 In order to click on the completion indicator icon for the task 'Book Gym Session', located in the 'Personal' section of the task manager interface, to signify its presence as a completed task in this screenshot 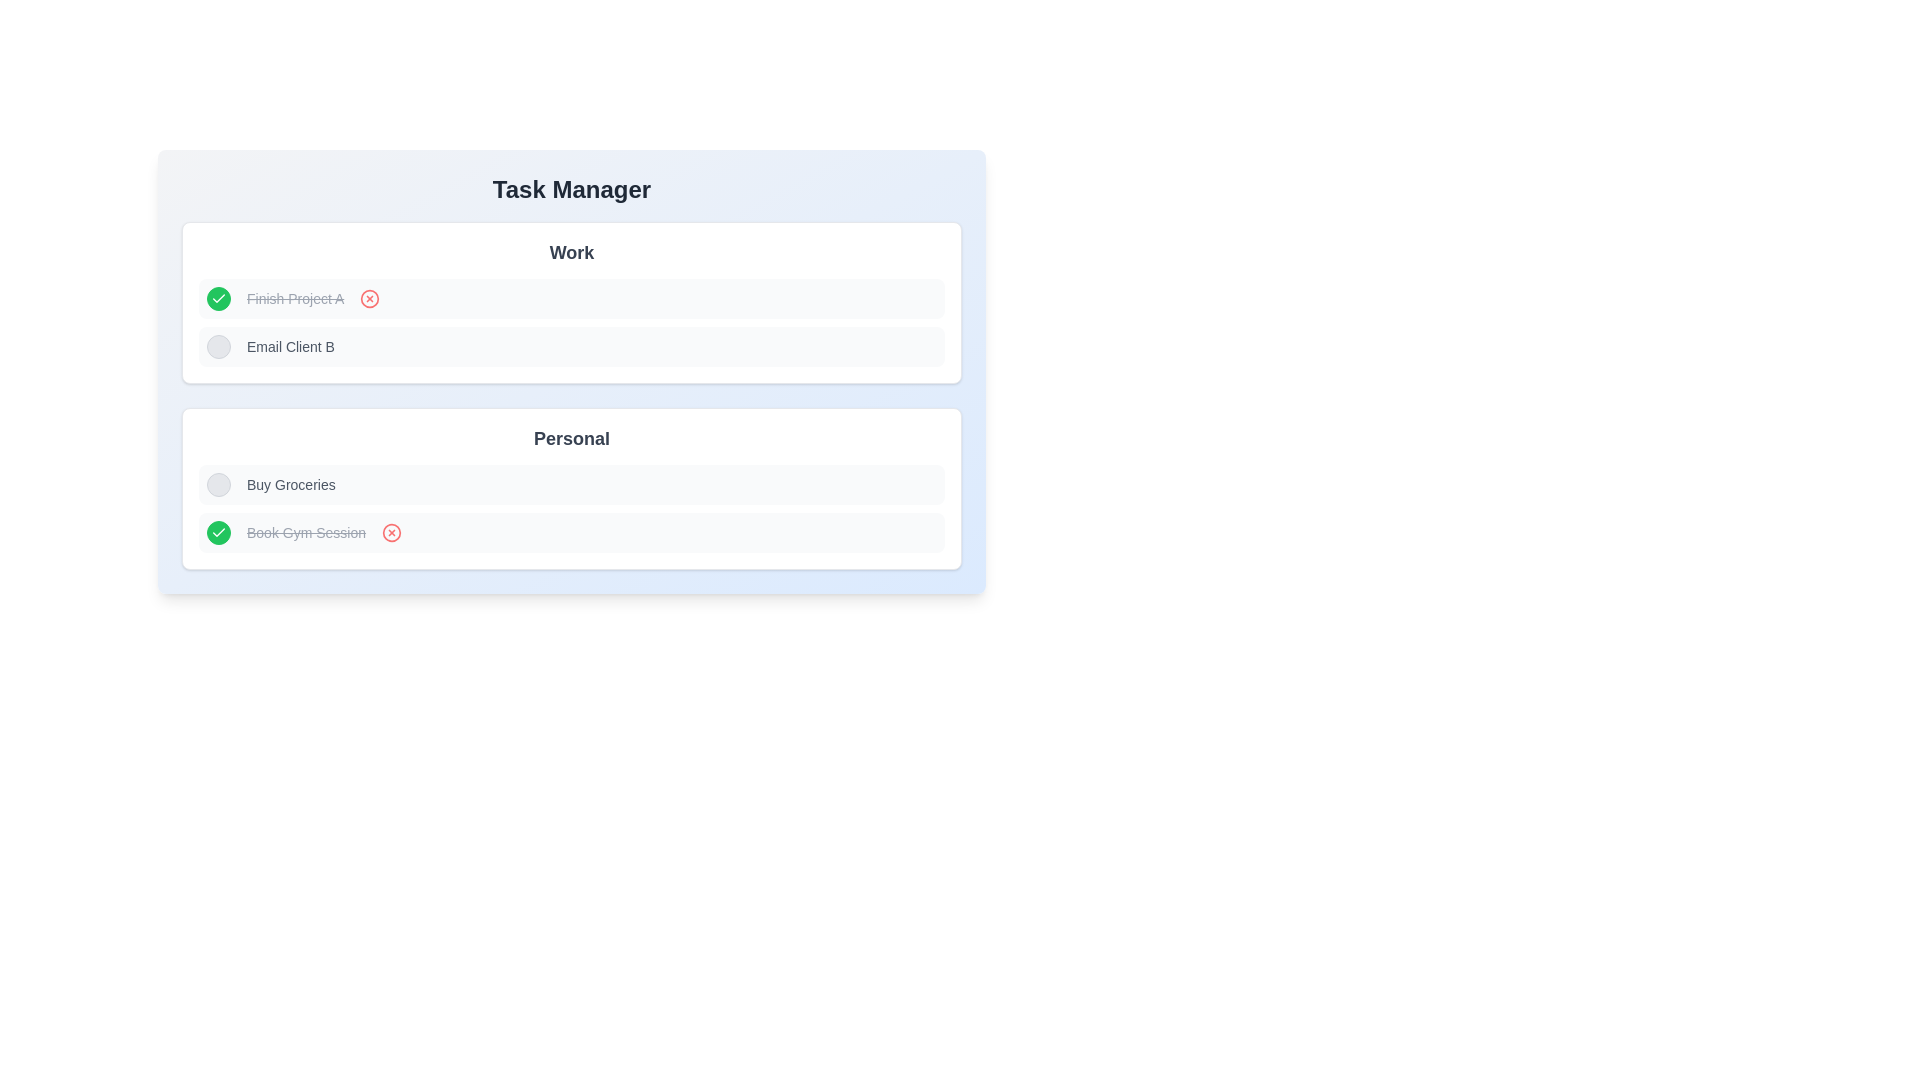, I will do `click(219, 299)`.